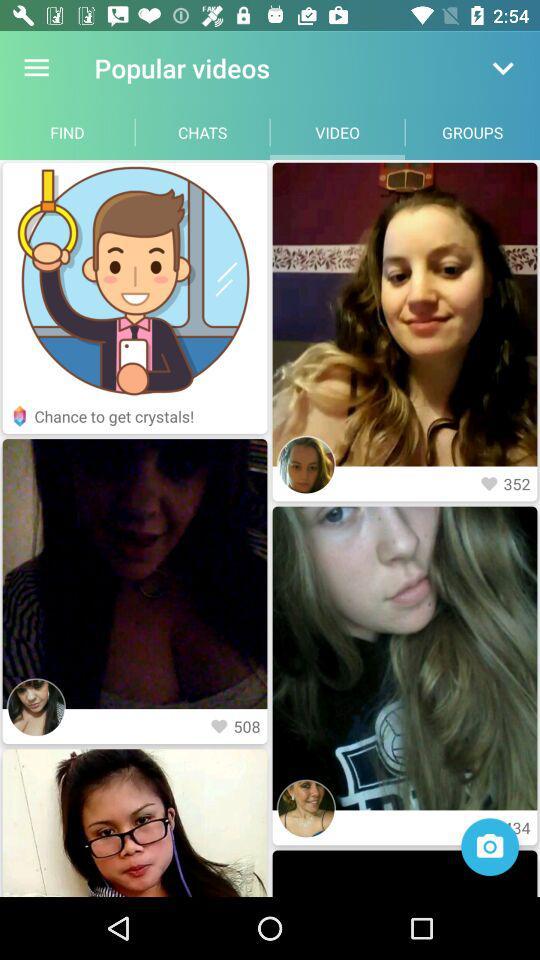 The width and height of the screenshot is (540, 960). I want to click on the chats icon, so click(202, 131).